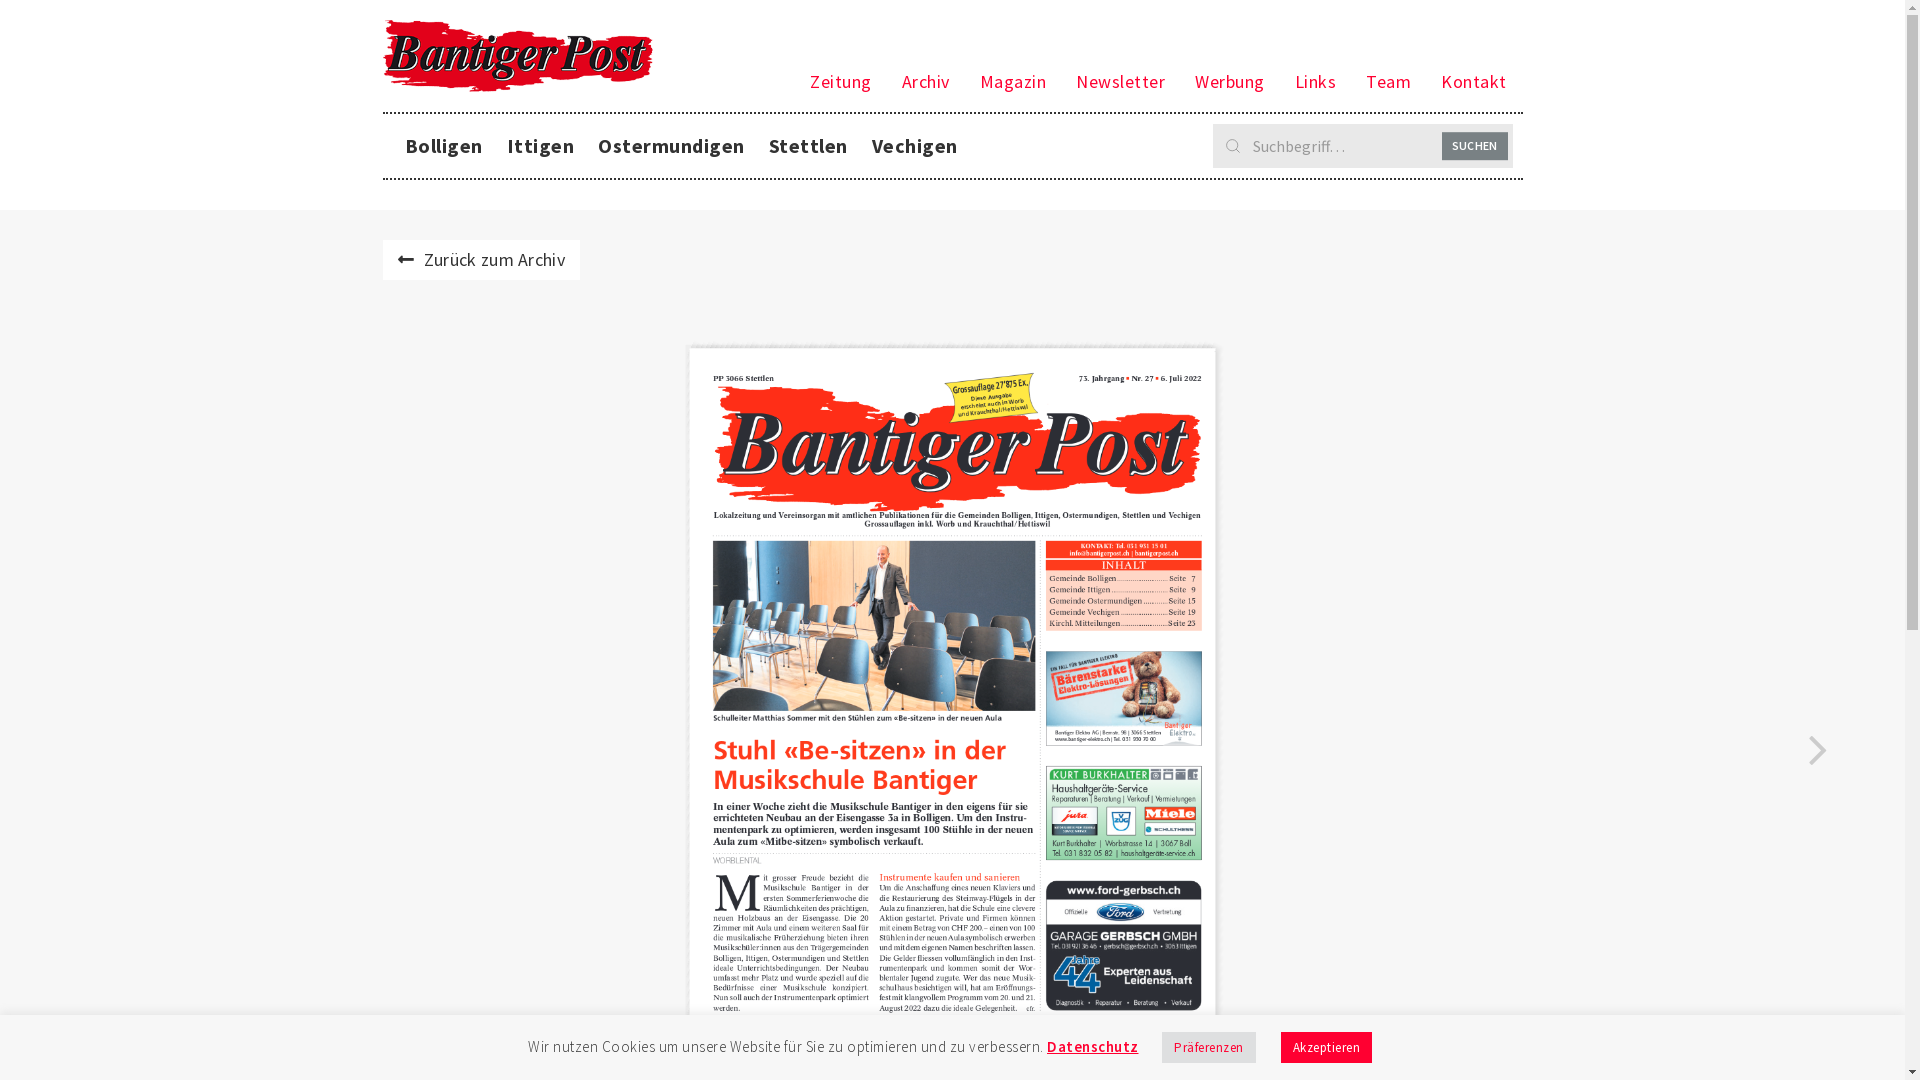 The width and height of the screenshot is (1920, 1080). What do you see at coordinates (840, 80) in the screenshot?
I see `'Zeitung'` at bounding box center [840, 80].